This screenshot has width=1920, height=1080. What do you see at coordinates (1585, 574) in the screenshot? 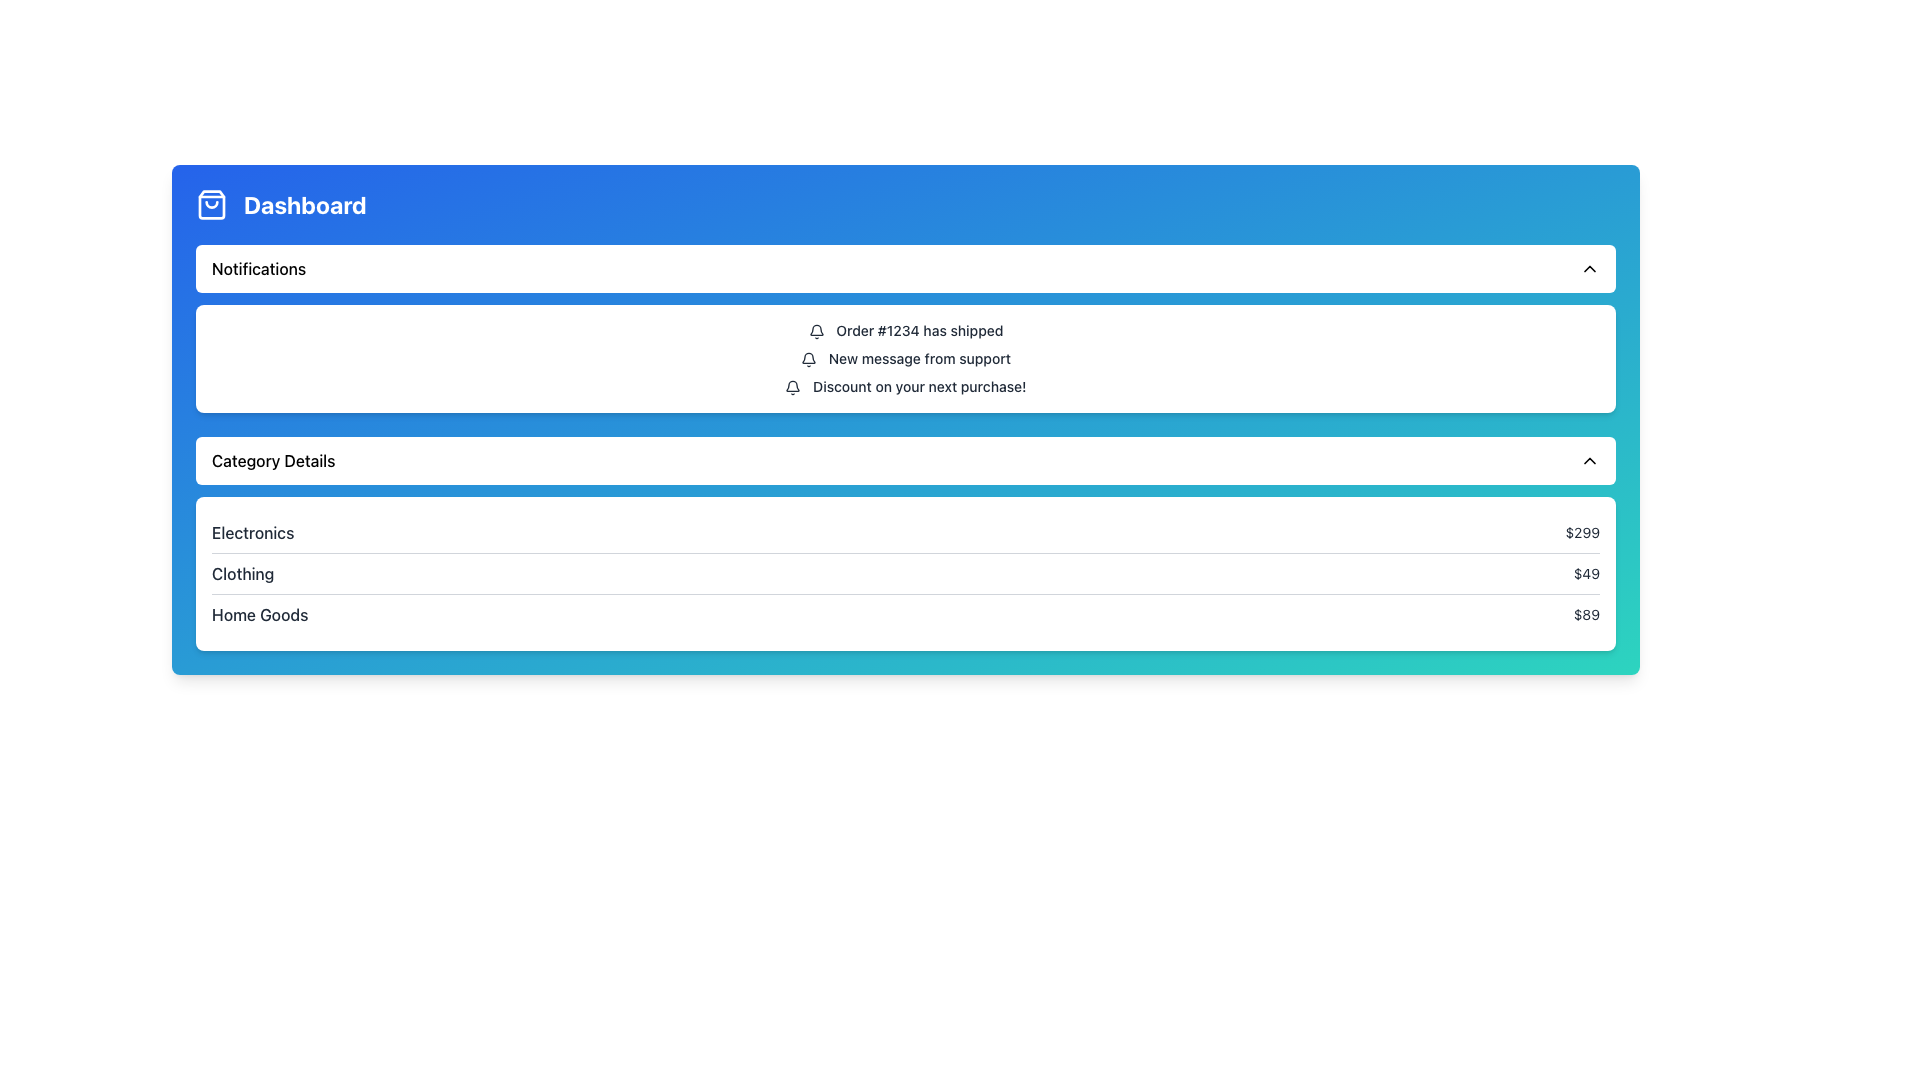
I see `the value displayed in the text label '$49' located at the far right of the 'Clothing' row in the 'Category Details' table` at bounding box center [1585, 574].